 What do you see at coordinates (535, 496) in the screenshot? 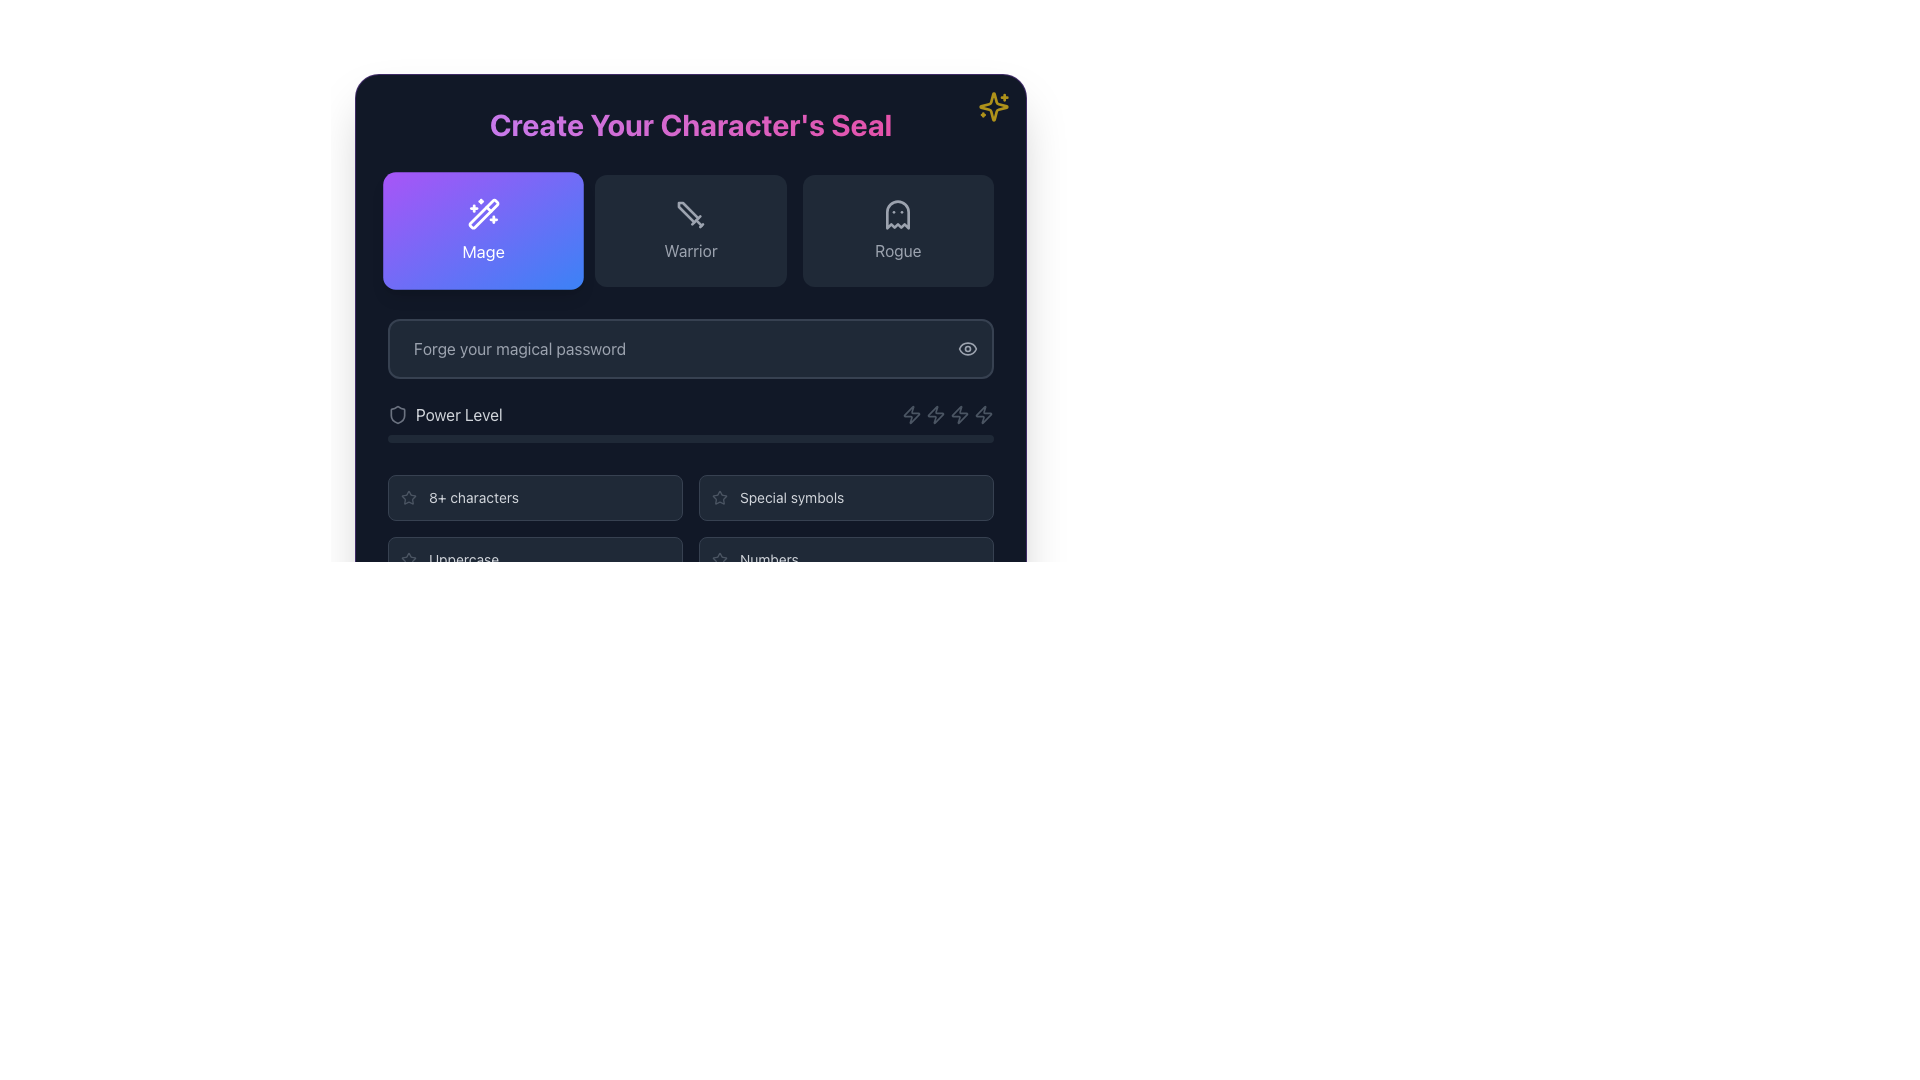
I see `the password requirement indicator box that displays the message about needing at least 8 characters, located in the first row and first column of the grid layout` at bounding box center [535, 496].